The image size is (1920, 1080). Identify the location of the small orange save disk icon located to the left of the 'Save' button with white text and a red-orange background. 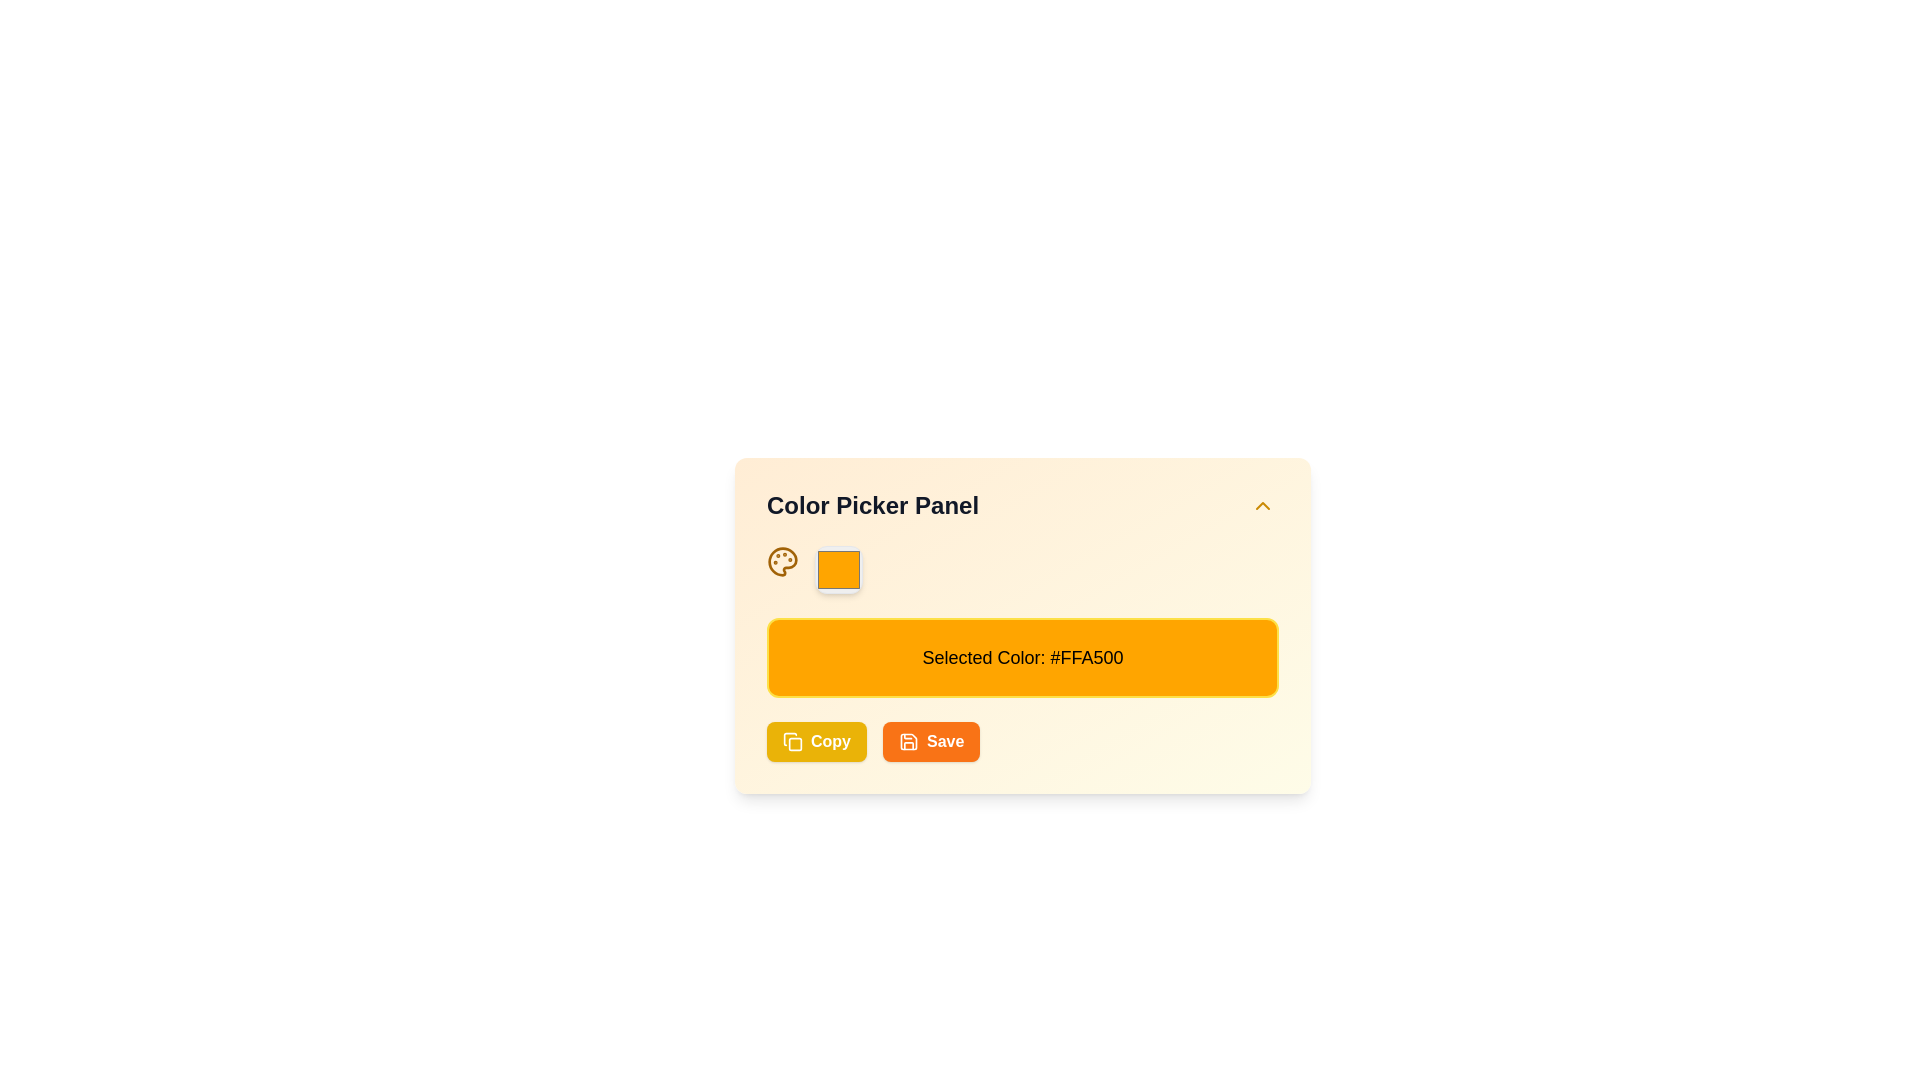
(907, 741).